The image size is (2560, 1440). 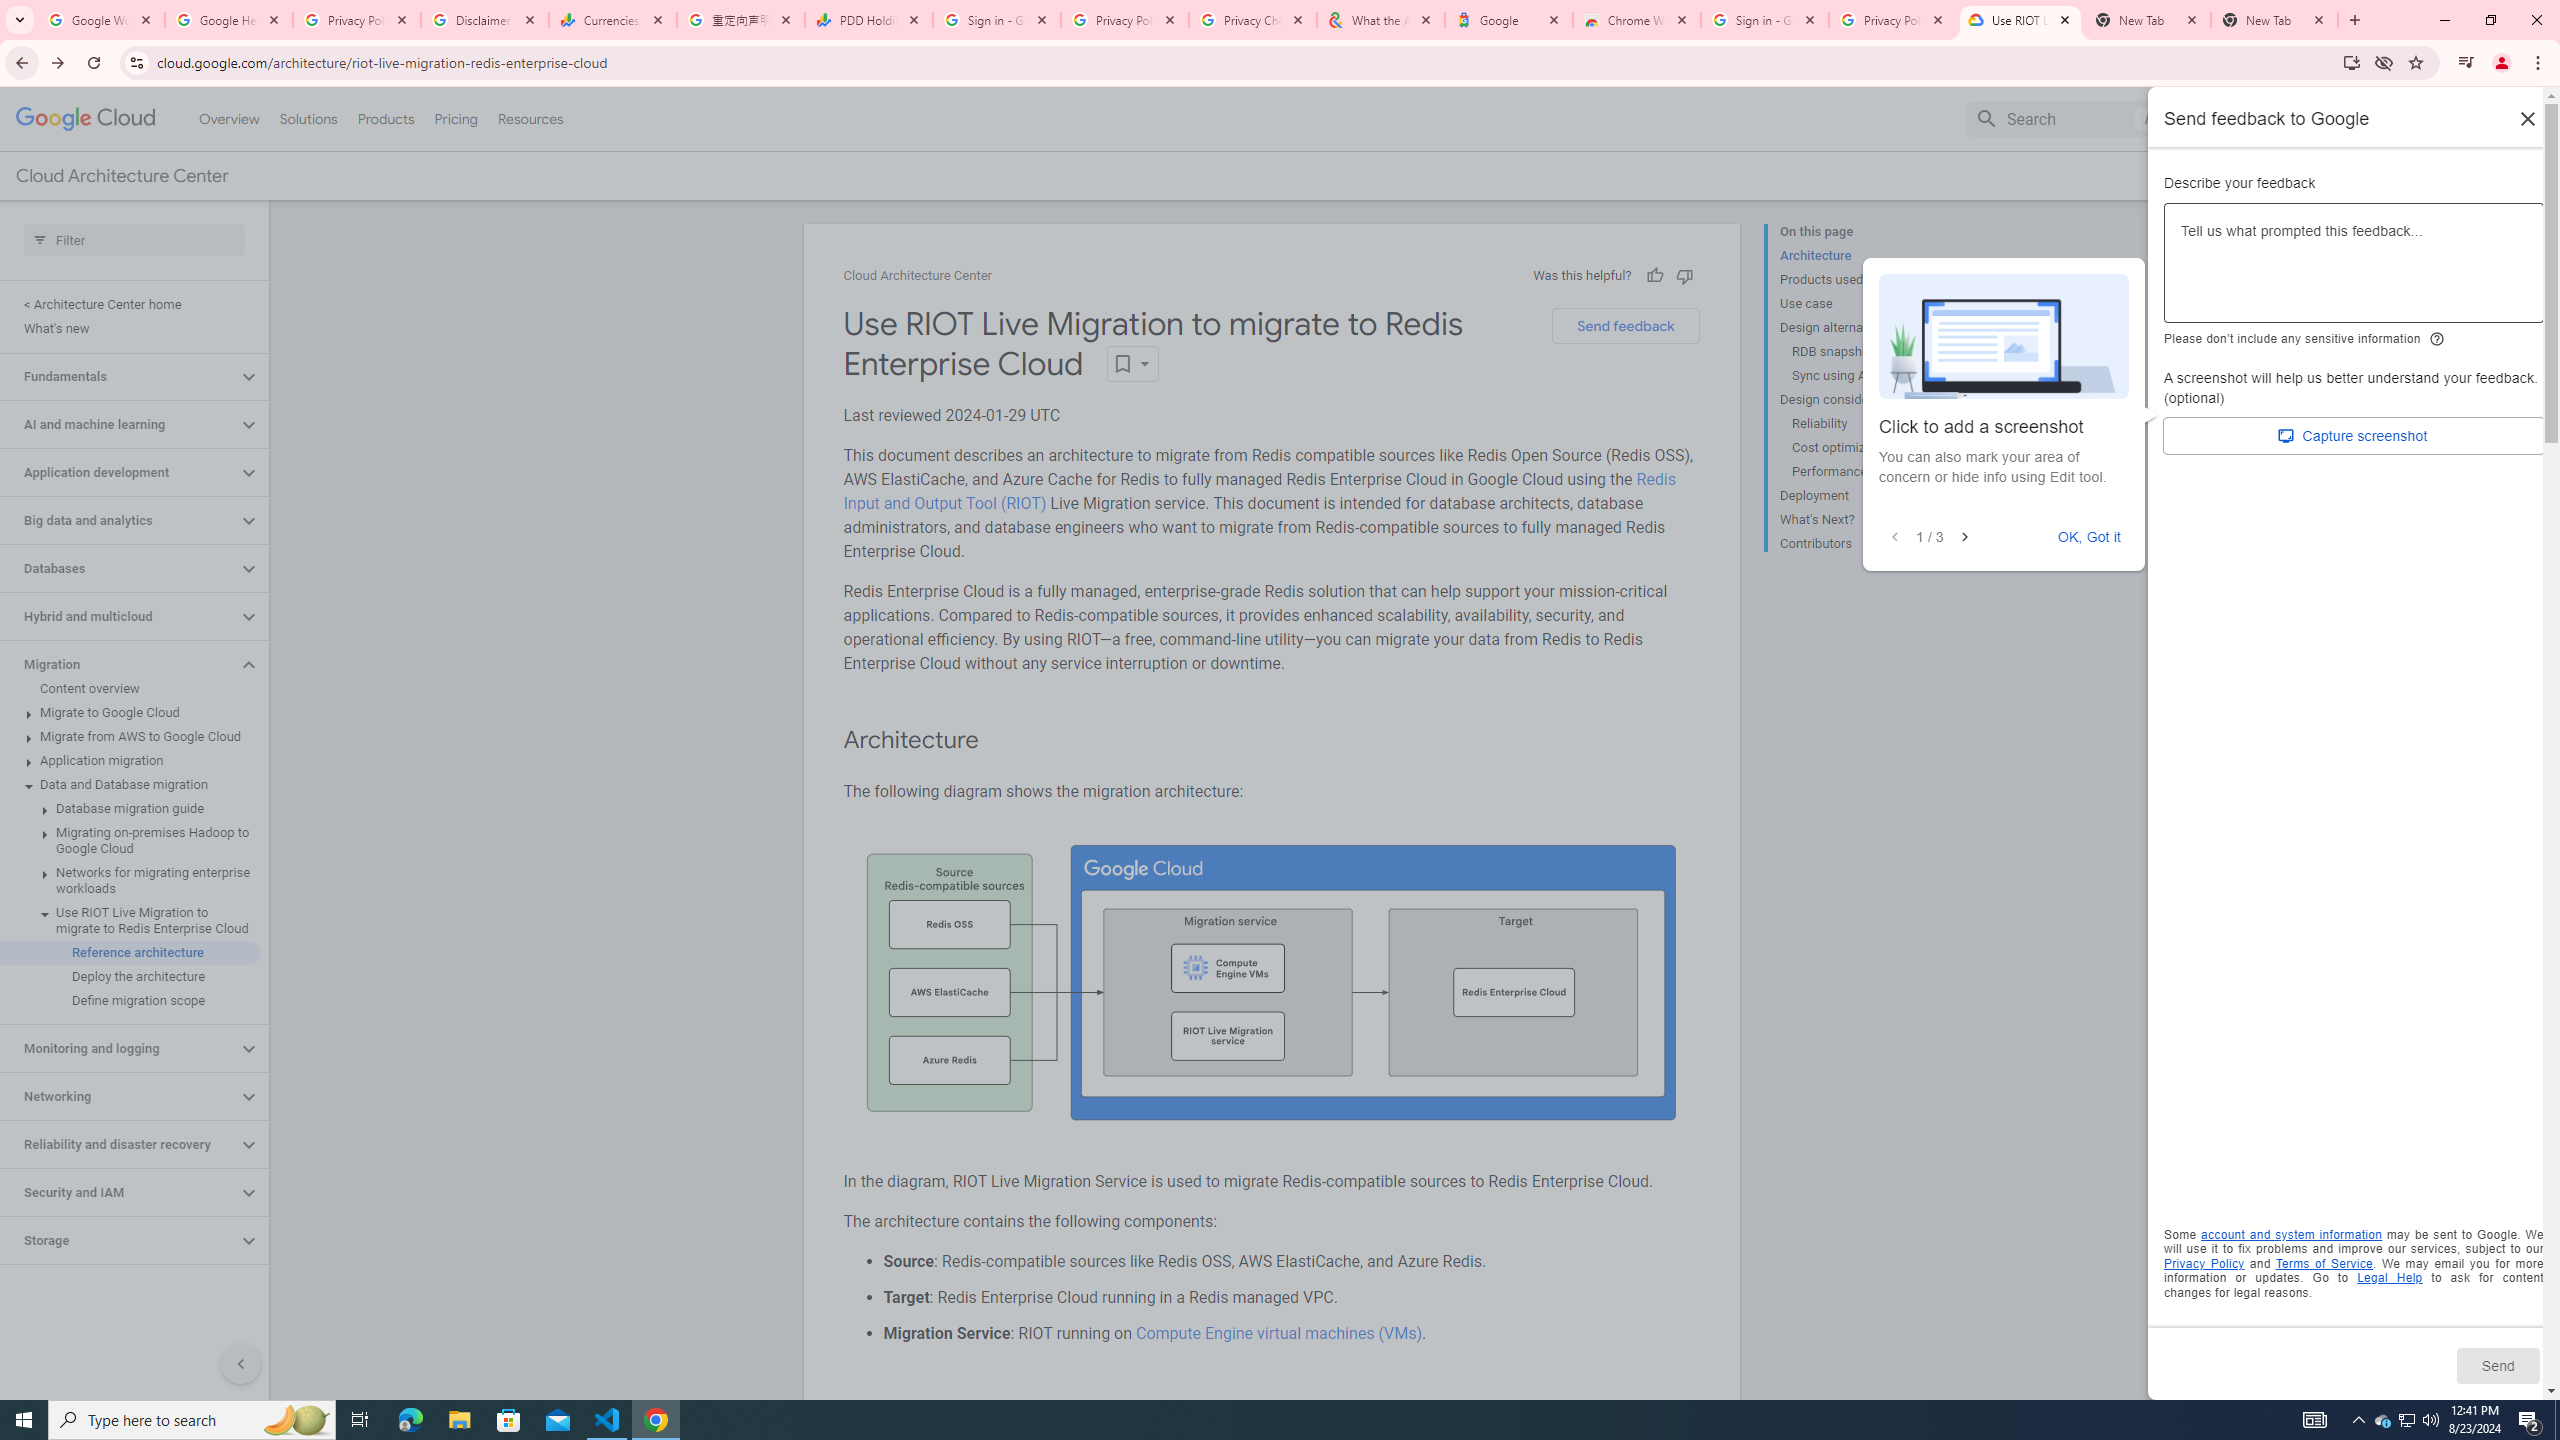 I want to click on 'Big data and analytics', so click(x=118, y=520).